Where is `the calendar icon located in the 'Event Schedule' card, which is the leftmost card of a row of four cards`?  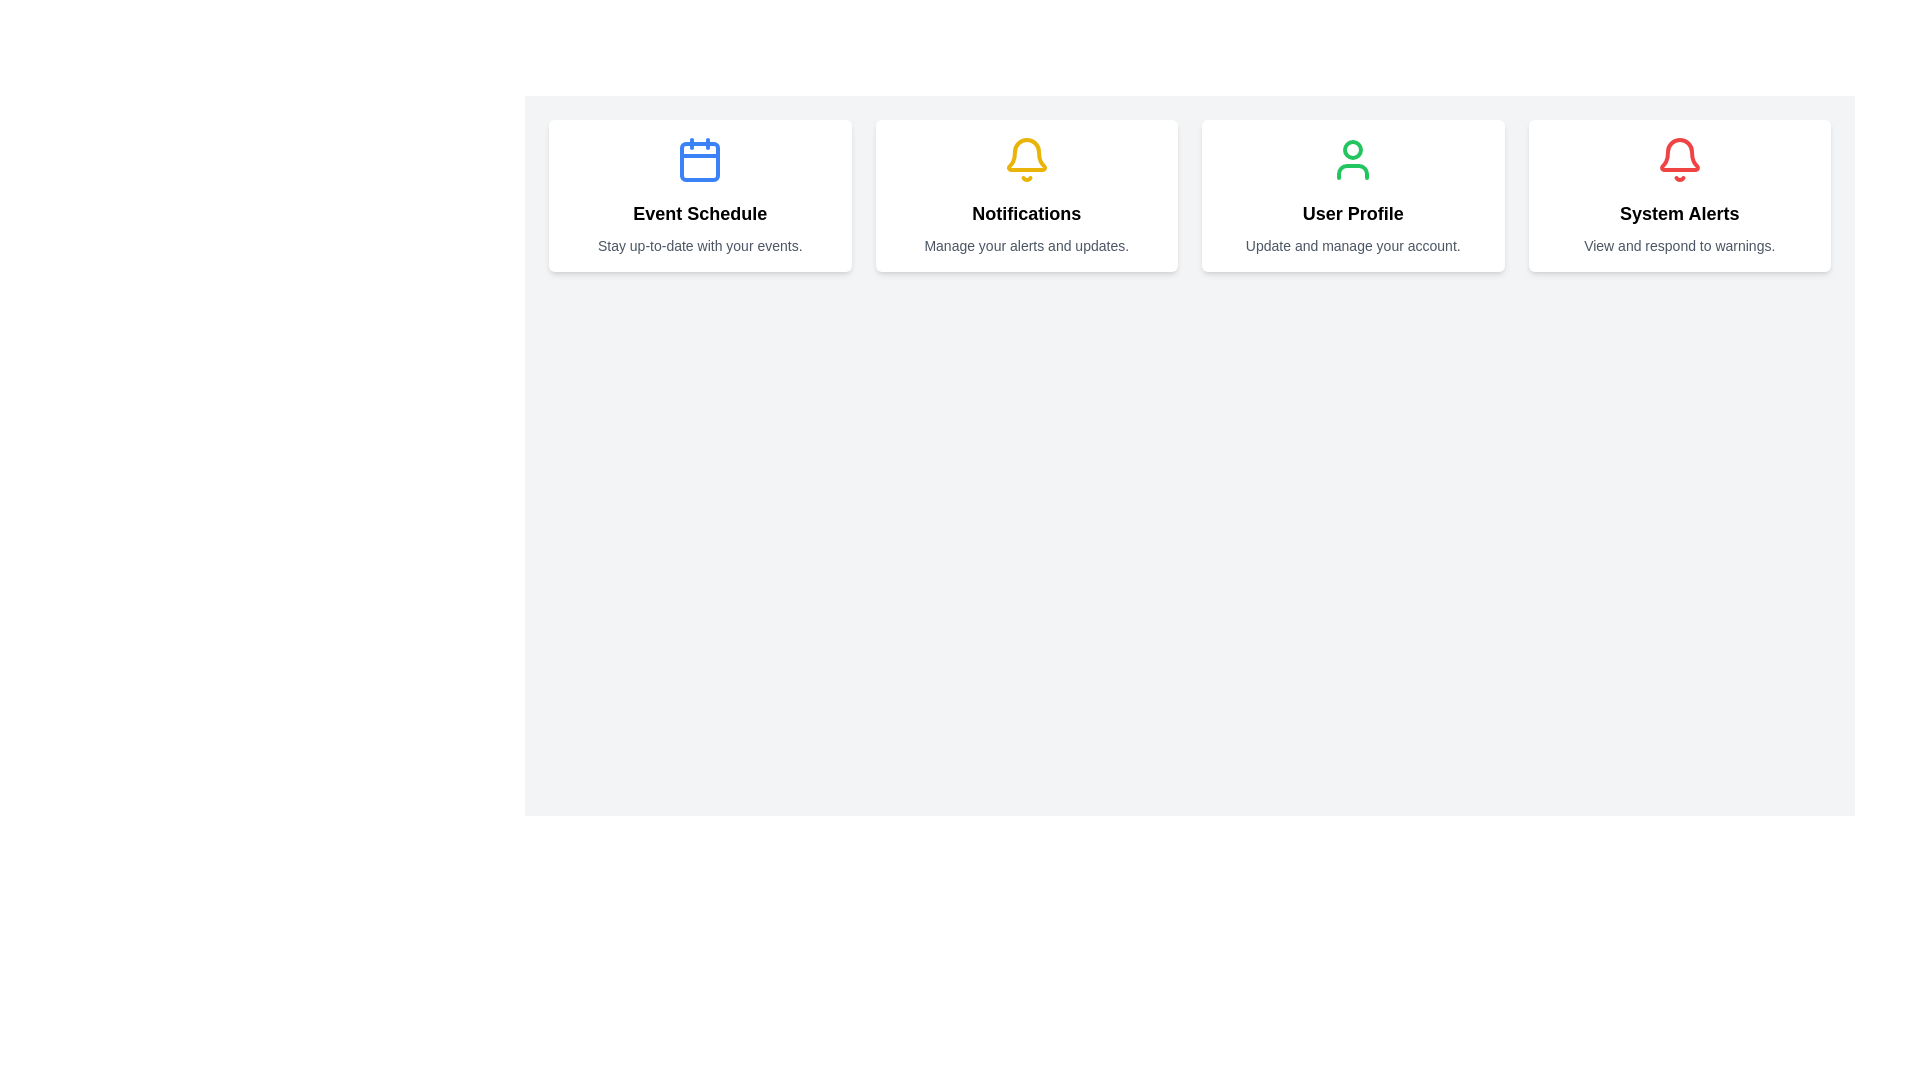
the calendar icon located in the 'Event Schedule' card, which is the leftmost card of a row of four cards is located at coordinates (700, 158).